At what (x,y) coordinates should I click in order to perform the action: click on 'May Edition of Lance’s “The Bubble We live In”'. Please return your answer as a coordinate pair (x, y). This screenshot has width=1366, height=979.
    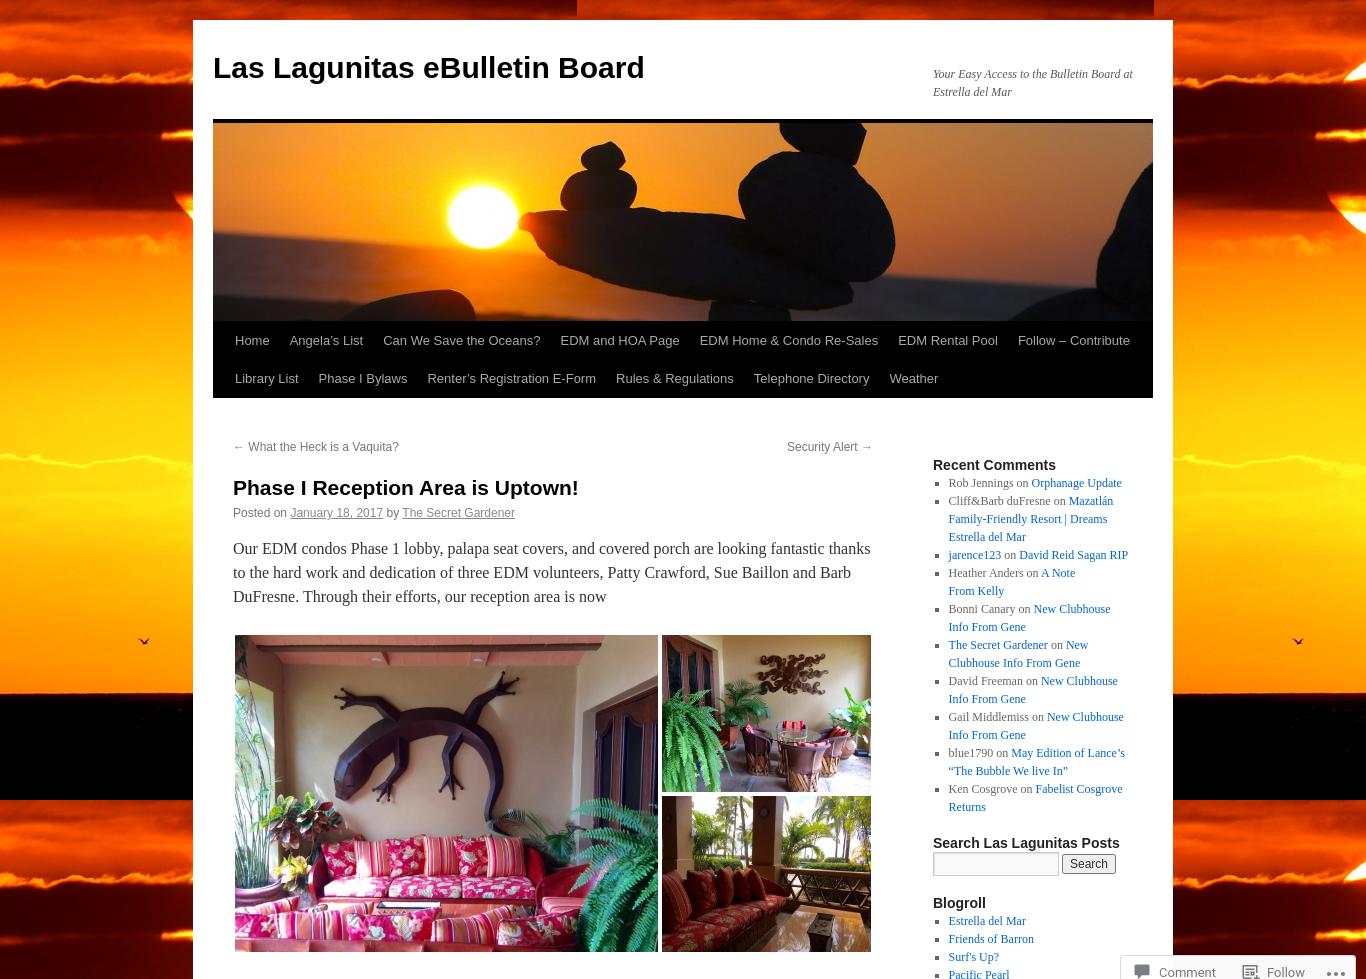
    Looking at the image, I should click on (1034, 760).